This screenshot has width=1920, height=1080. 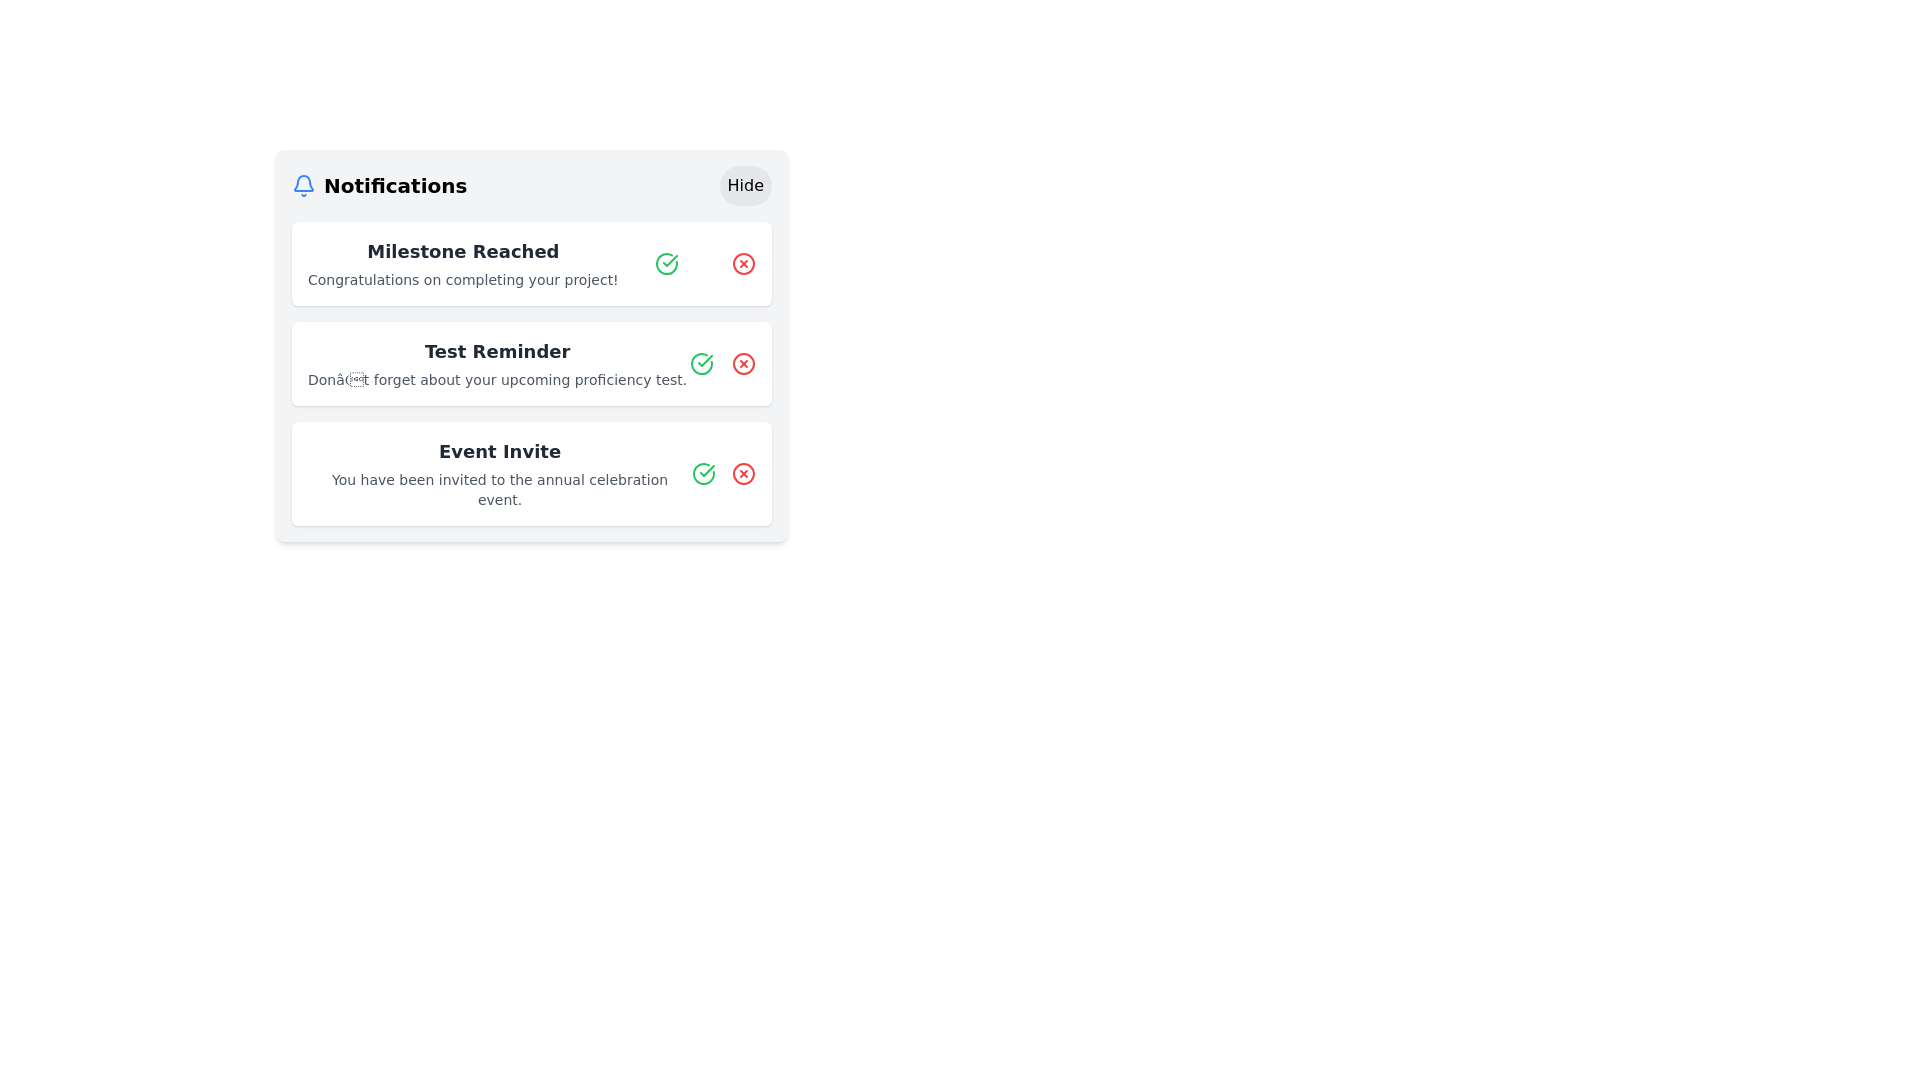 What do you see at coordinates (462, 262) in the screenshot?
I see `the first notification message in the 'Notifications' section, which indicates the successful completion of a project milestone` at bounding box center [462, 262].